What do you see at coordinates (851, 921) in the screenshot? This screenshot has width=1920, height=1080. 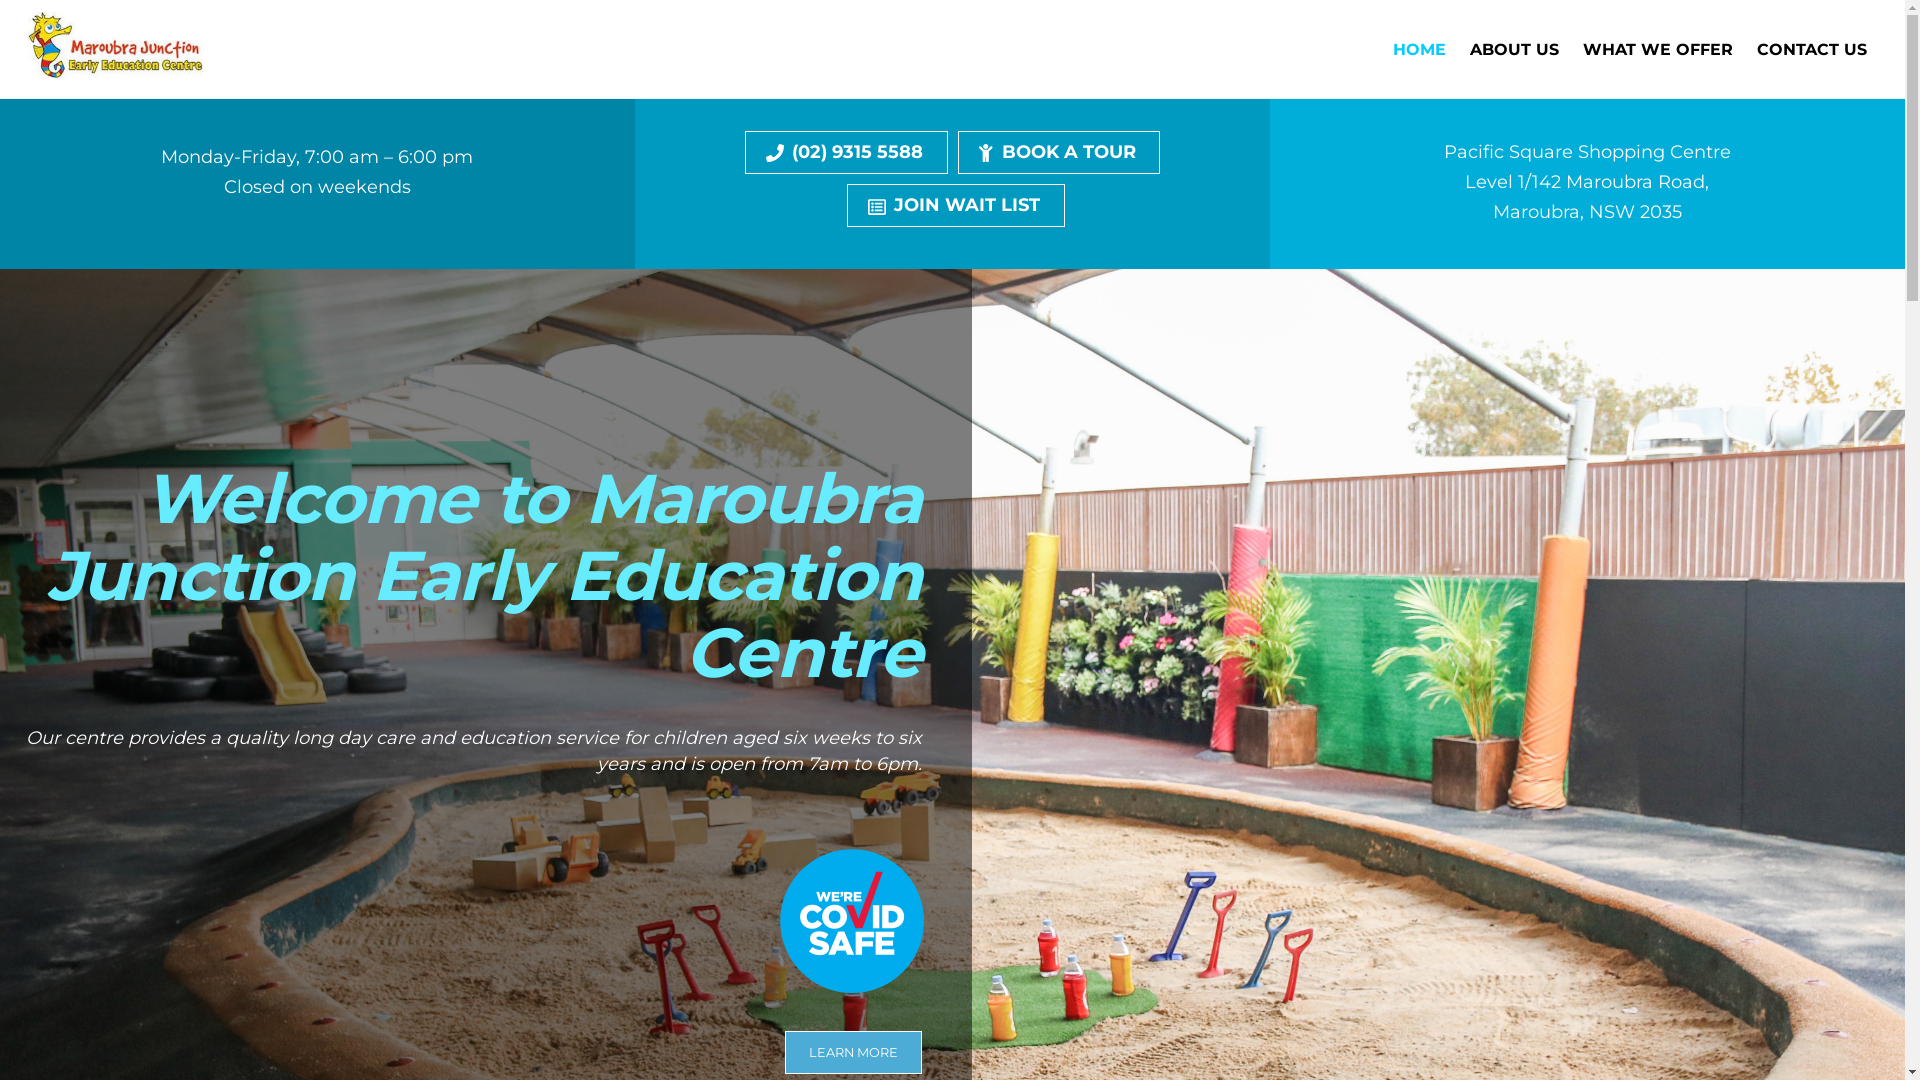 I see `'COVID_Safe_Badge_Digital'` at bounding box center [851, 921].